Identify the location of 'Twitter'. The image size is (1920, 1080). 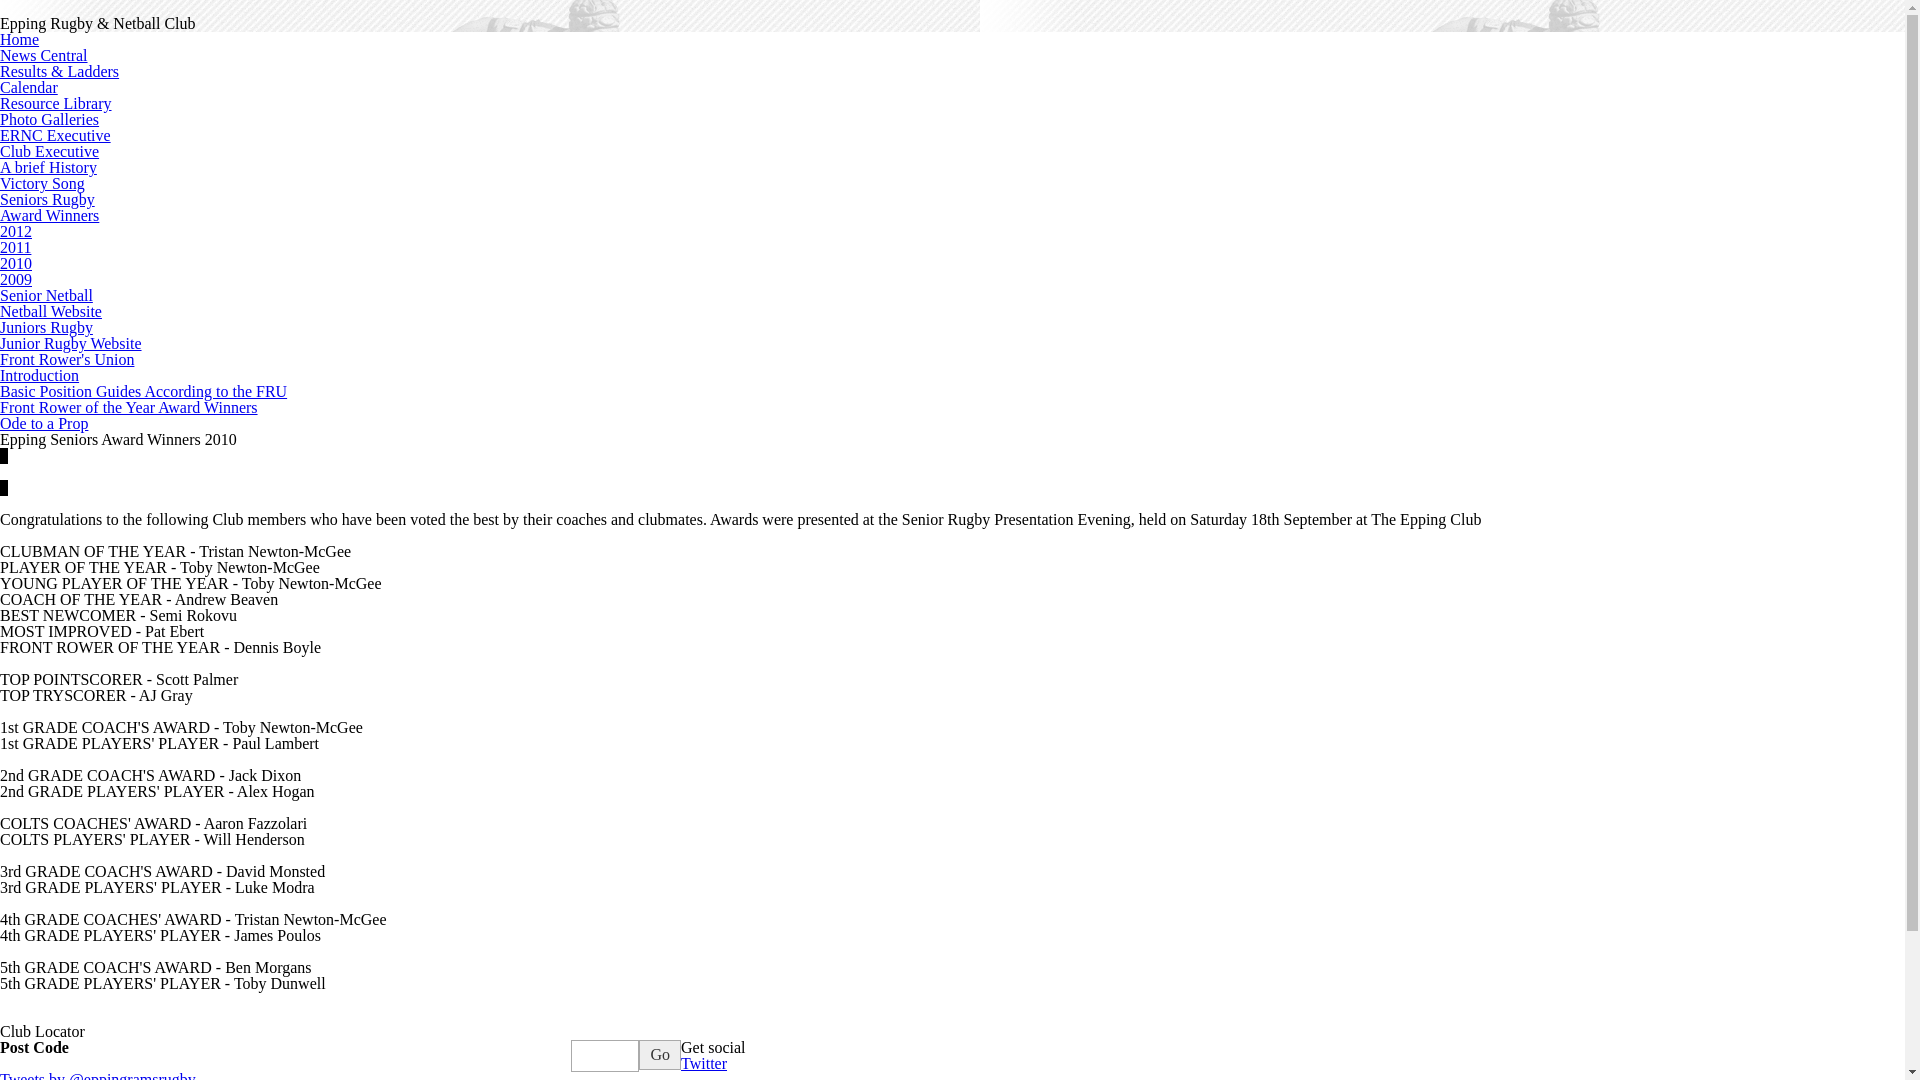
(704, 1062).